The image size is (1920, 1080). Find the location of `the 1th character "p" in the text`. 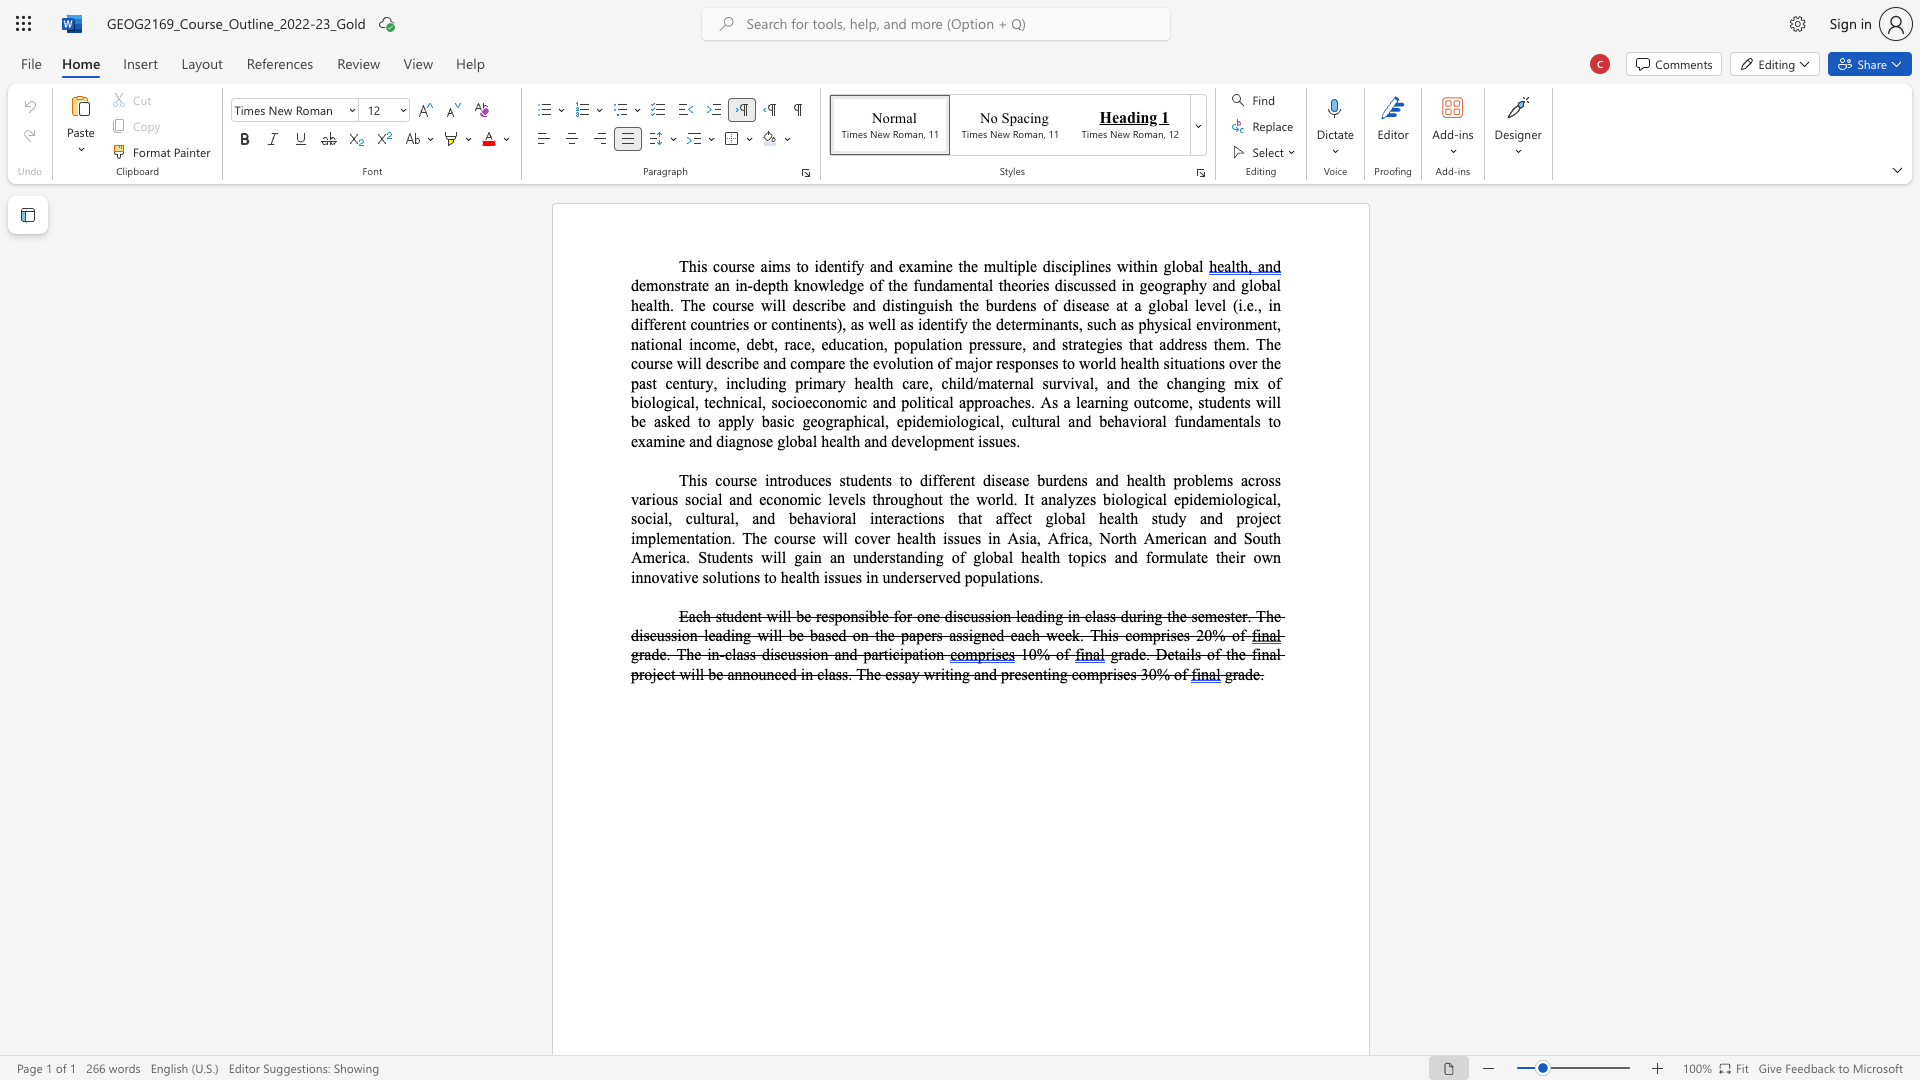

the 1th character "p" in the text is located at coordinates (936, 440).